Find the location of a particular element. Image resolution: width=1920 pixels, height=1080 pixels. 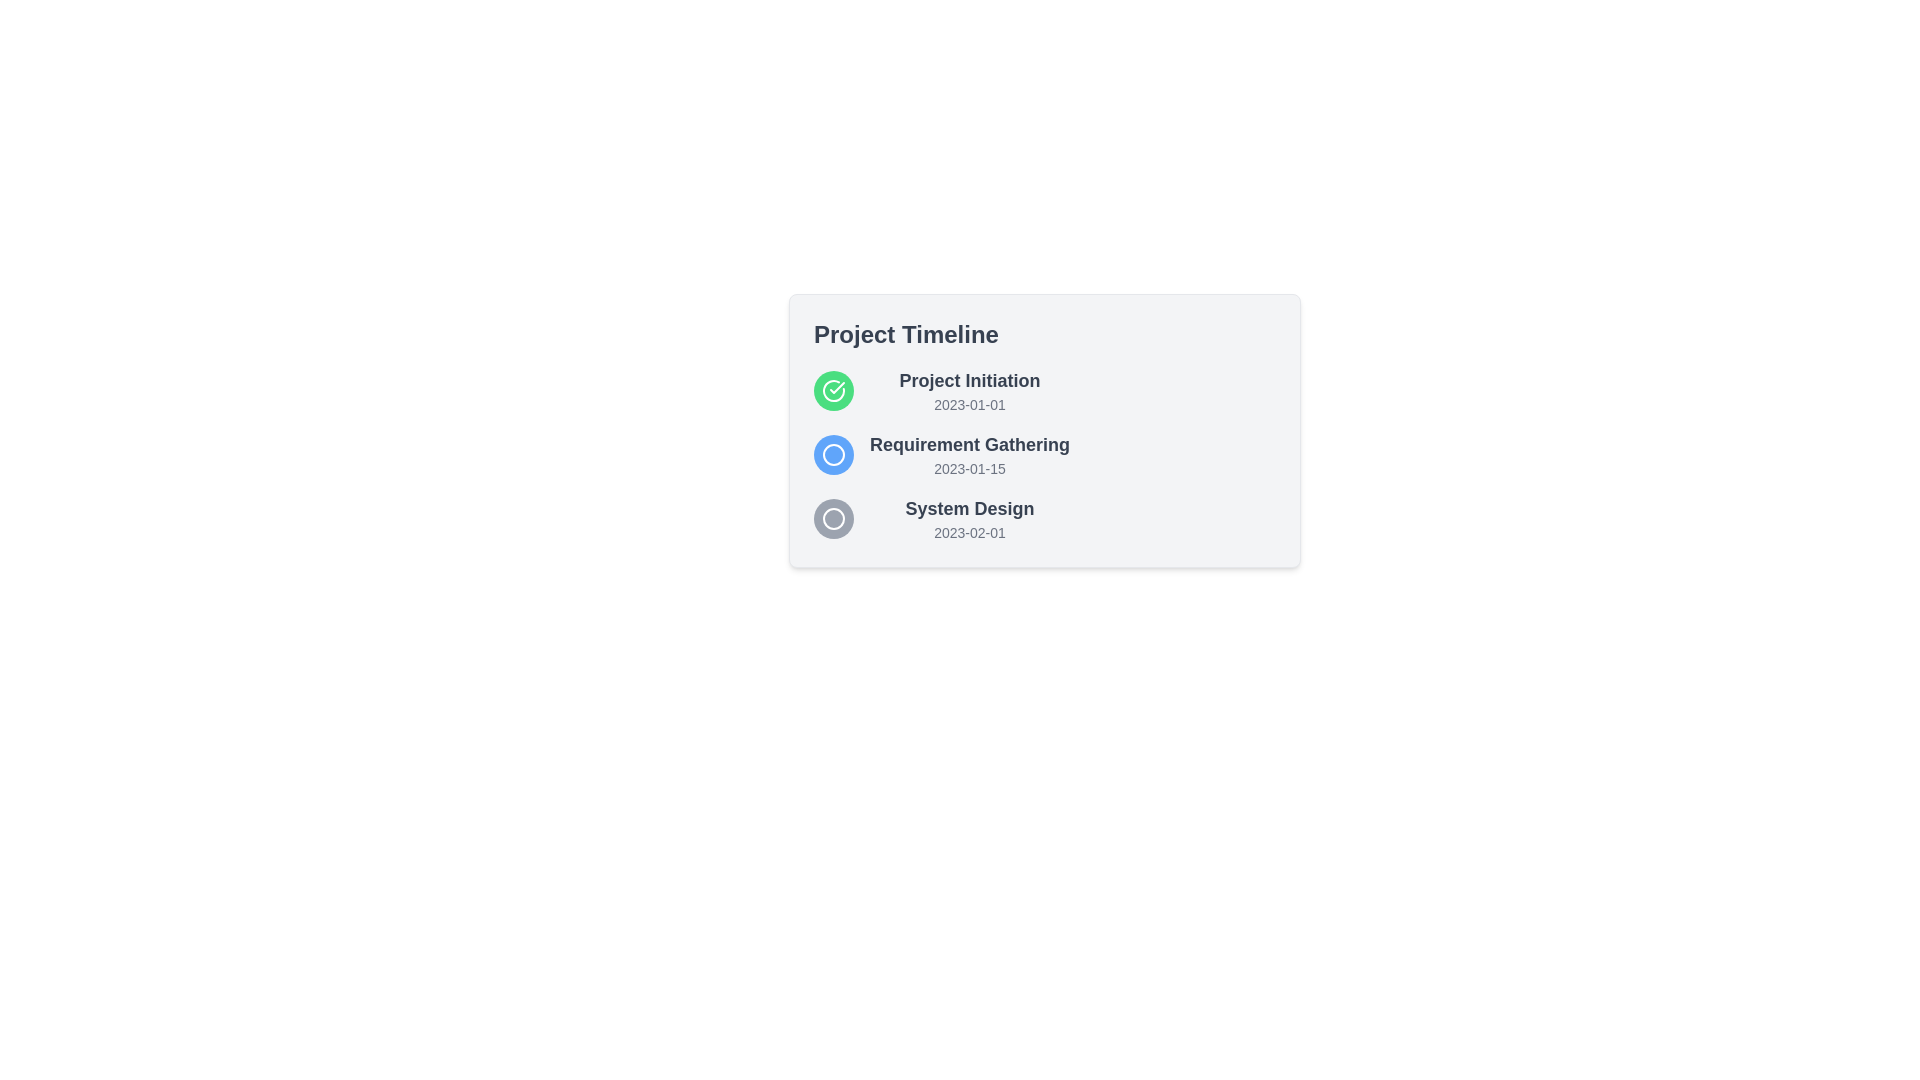

the timeline items in the vertical list of the 'Project Timeline' is located at coordinates (940, 455).